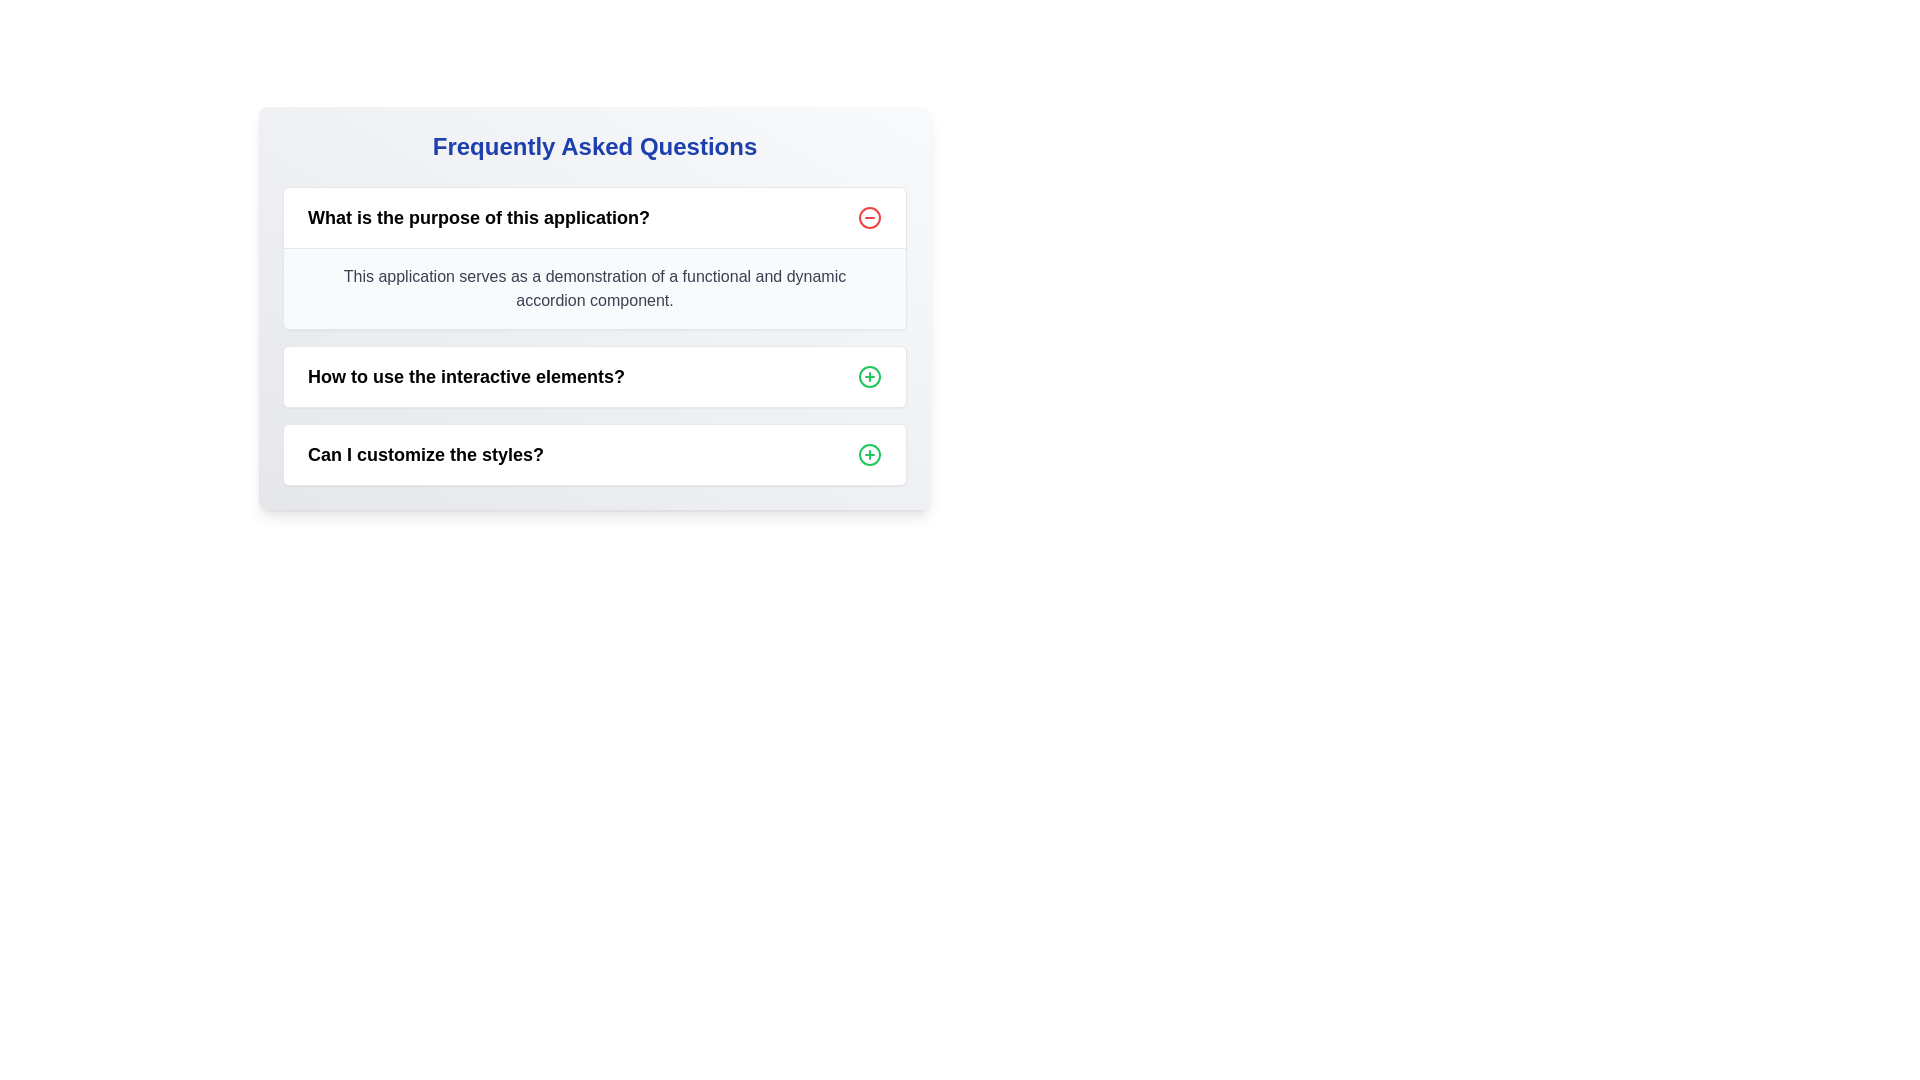 The image size is (1920, 1080). What do you see at coordinates (594, 377) in the screenshot?
I see `the Collapsible FAQ entry titled 'How to use the interactive elements?' for accessibility navigation` at bounding box center [594, 377].